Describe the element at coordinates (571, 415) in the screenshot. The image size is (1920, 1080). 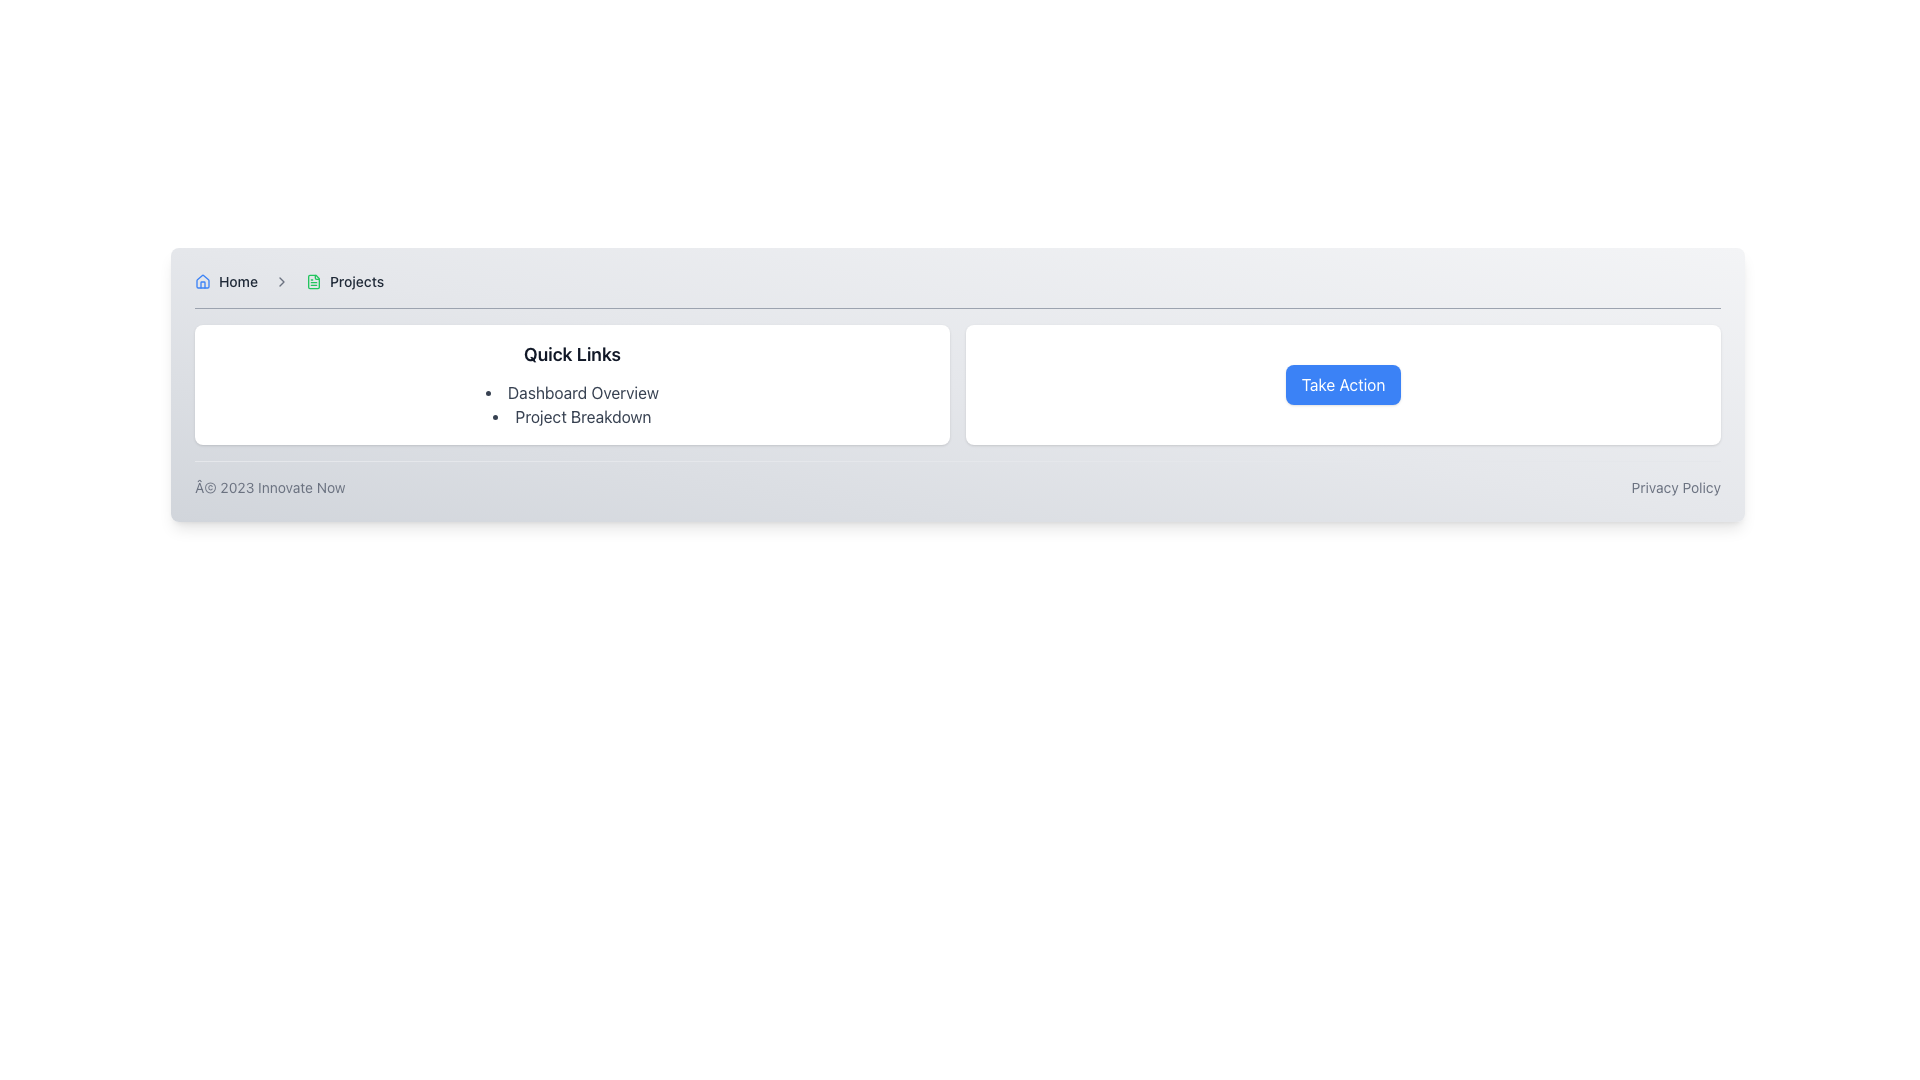
I see `the second textual link under the 'Quick Links' header` at that location.